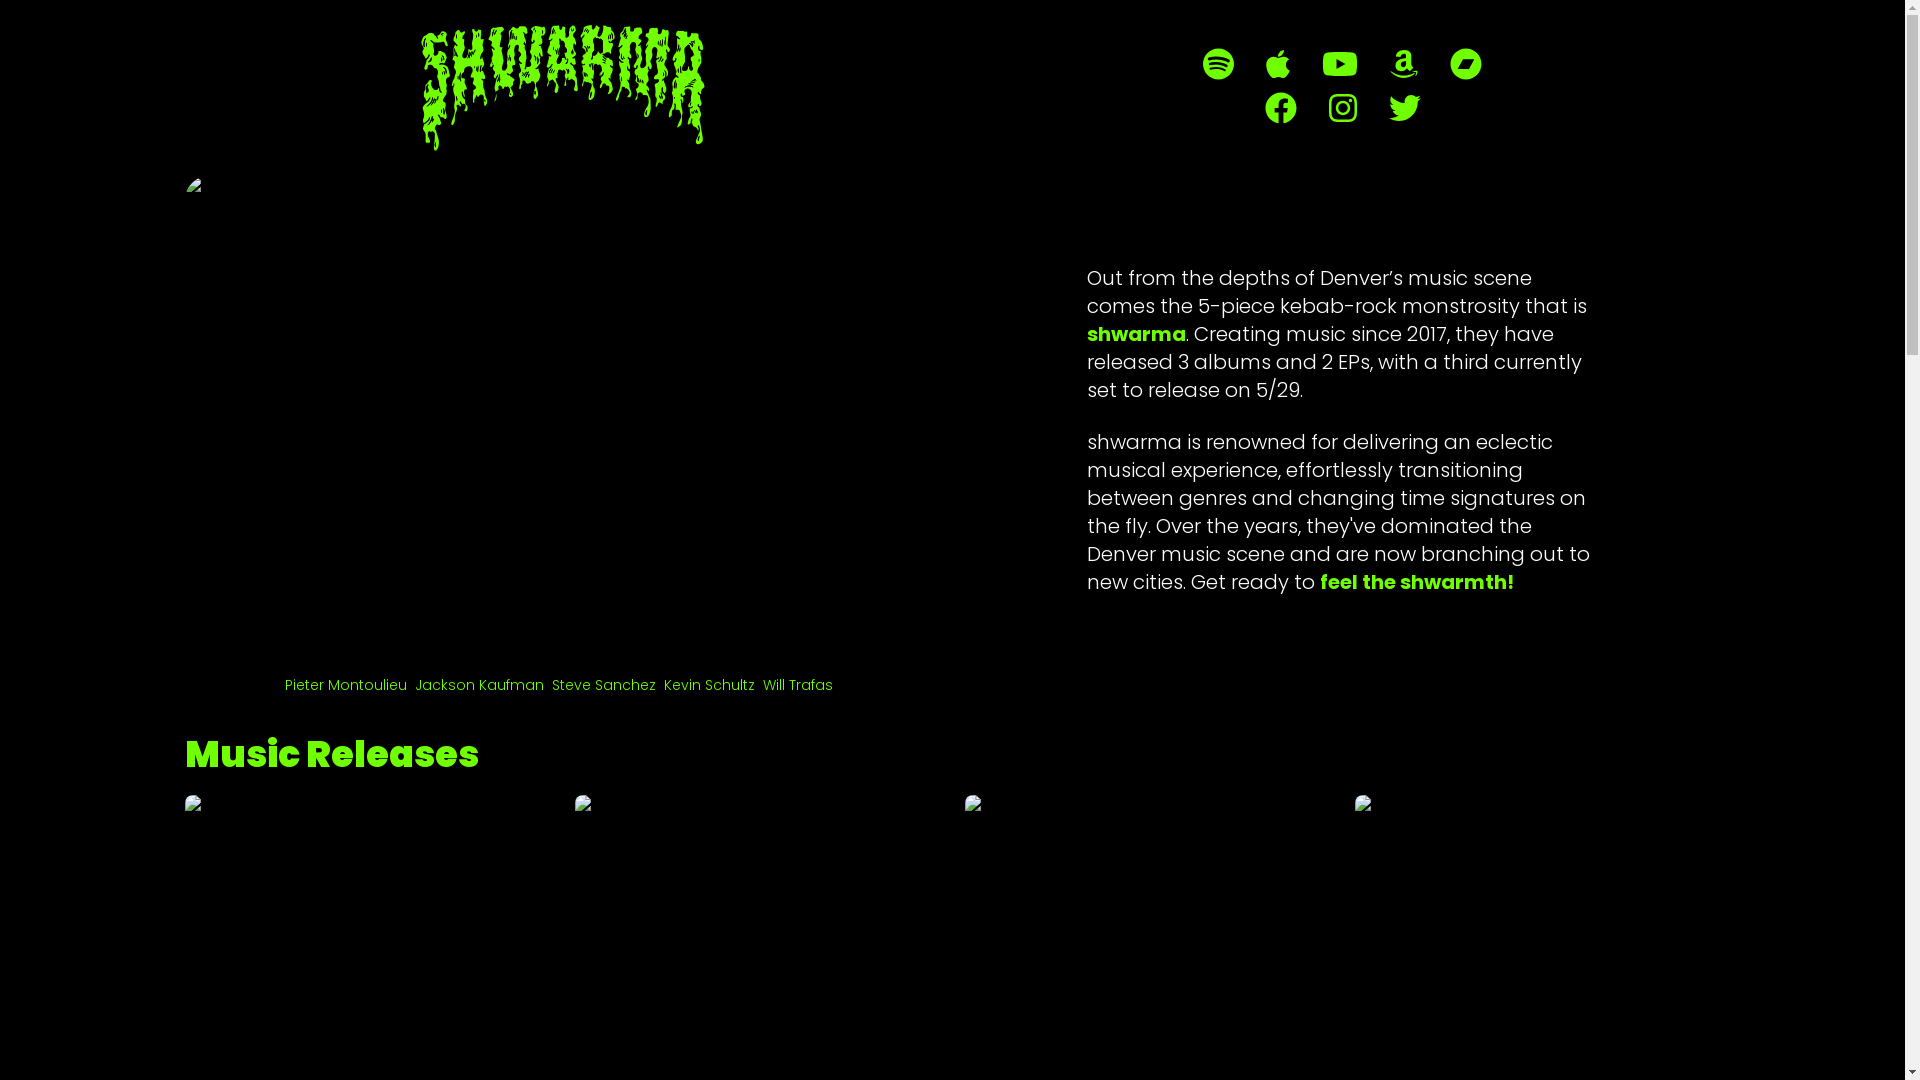 Image resolution: width=1920 pixels, height=1080 pixels. What do you see at coordinates (1280, 108) in the screenshot?
I see `'Facebook'` at bounding box center [1280, 108].